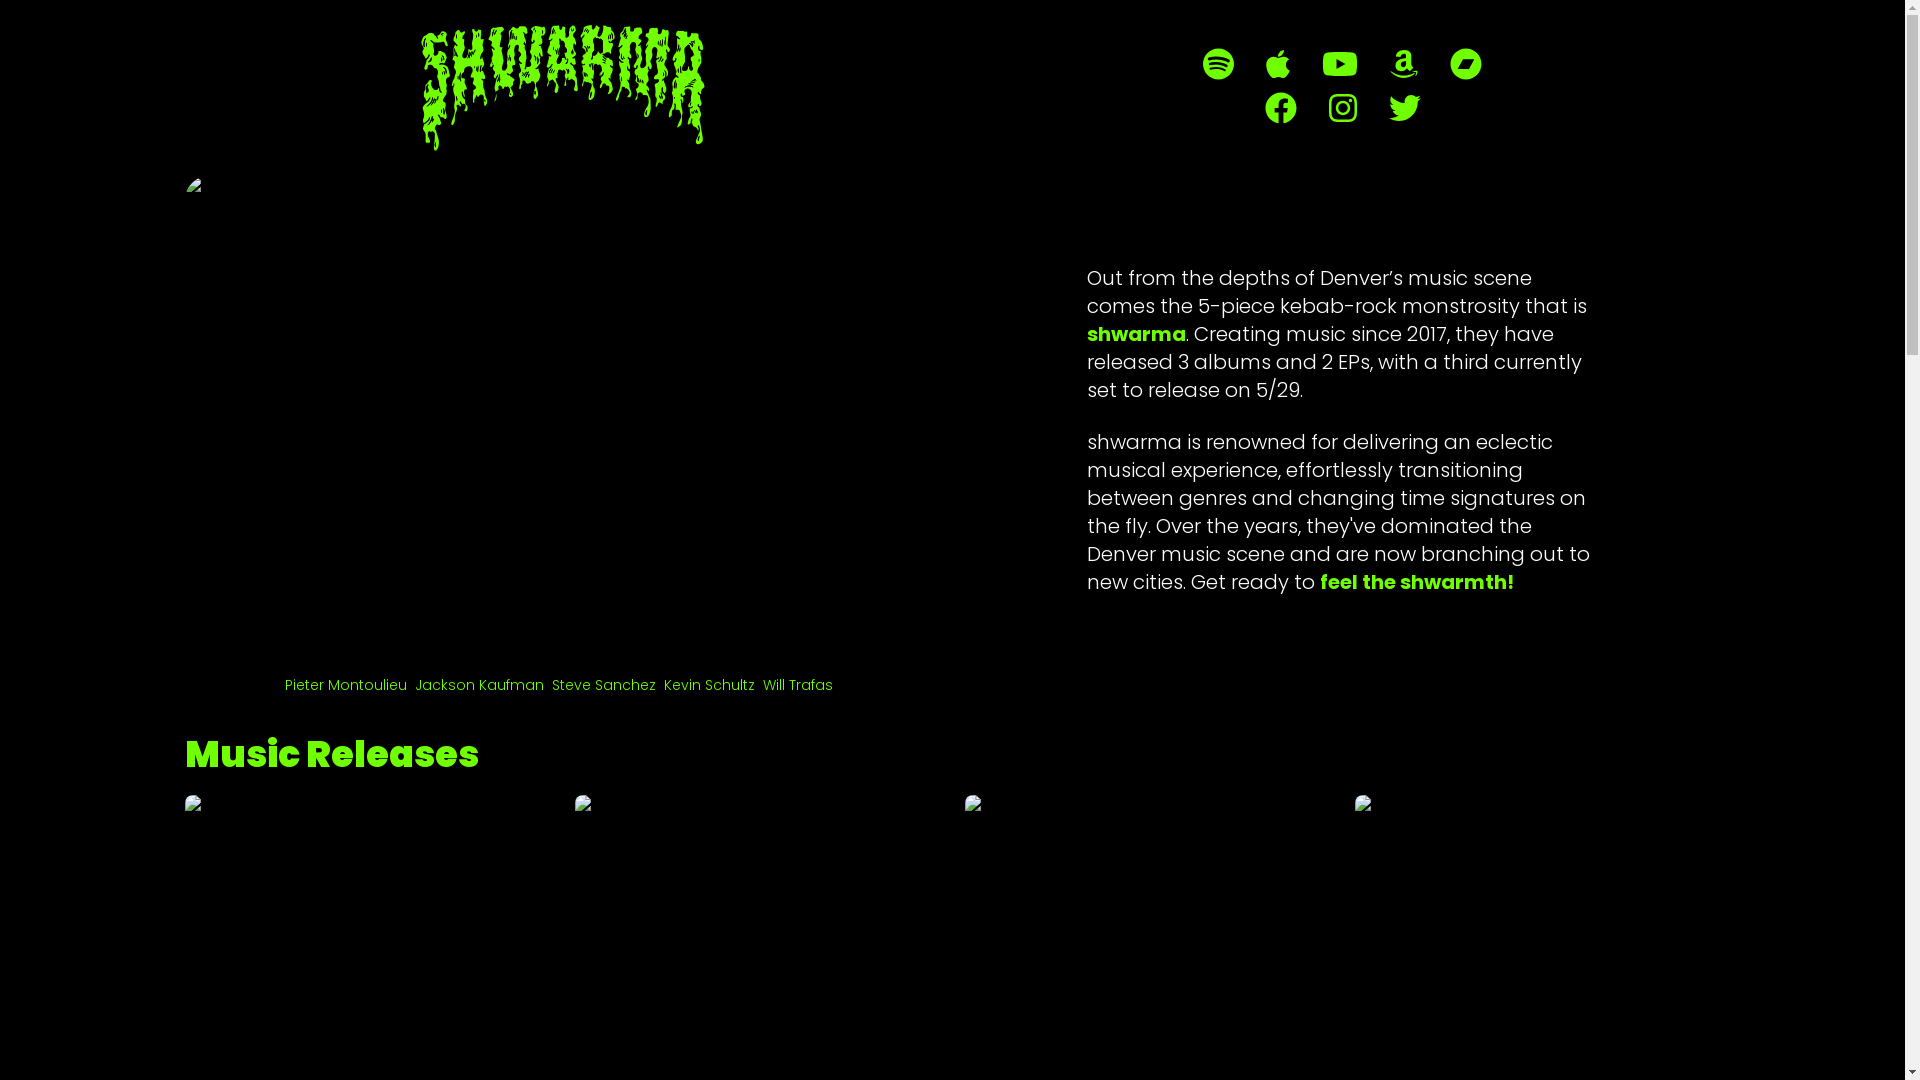 Image resolution: width=1920 pixels, height=1080 pixels. What do you see at coordinates (1280, 108) in the screenshot?
I see `'Facebook'` at bounding box center [1280, 108].